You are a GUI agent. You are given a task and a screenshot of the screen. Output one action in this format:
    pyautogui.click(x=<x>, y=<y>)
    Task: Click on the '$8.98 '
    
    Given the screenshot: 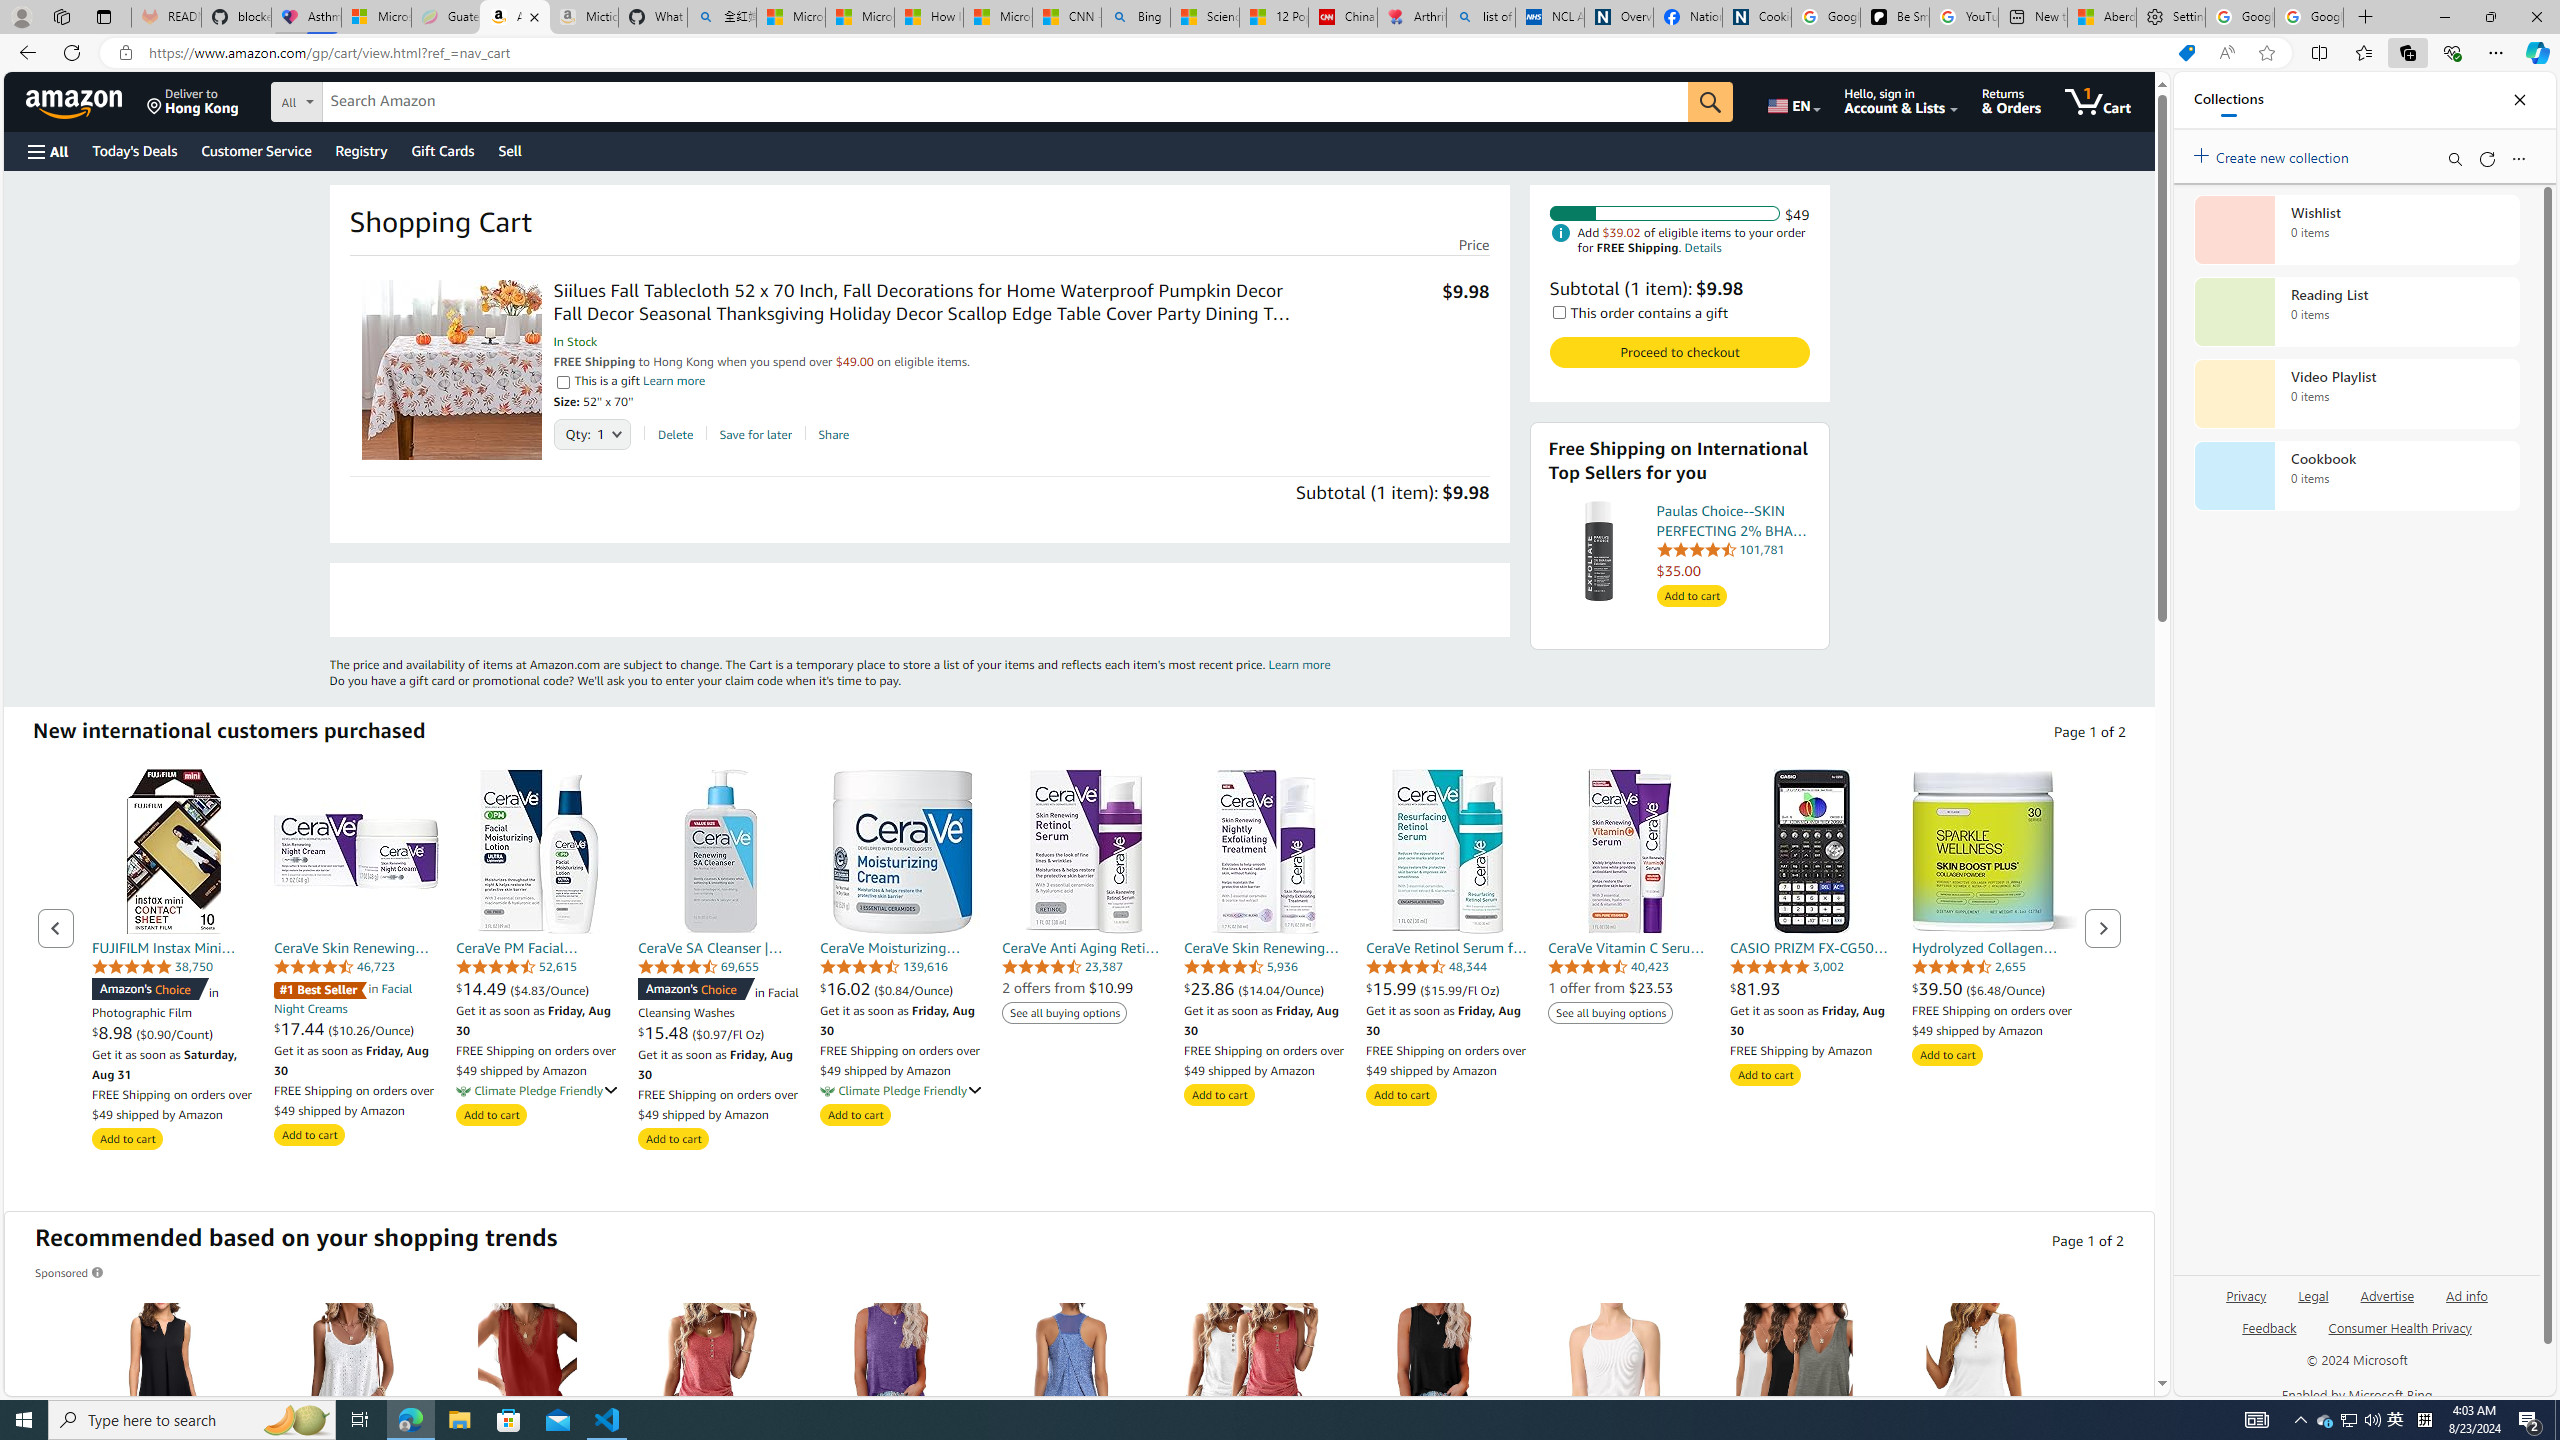 What is the action you would take?
    pyautogui.click(x=114, y=1033)
    